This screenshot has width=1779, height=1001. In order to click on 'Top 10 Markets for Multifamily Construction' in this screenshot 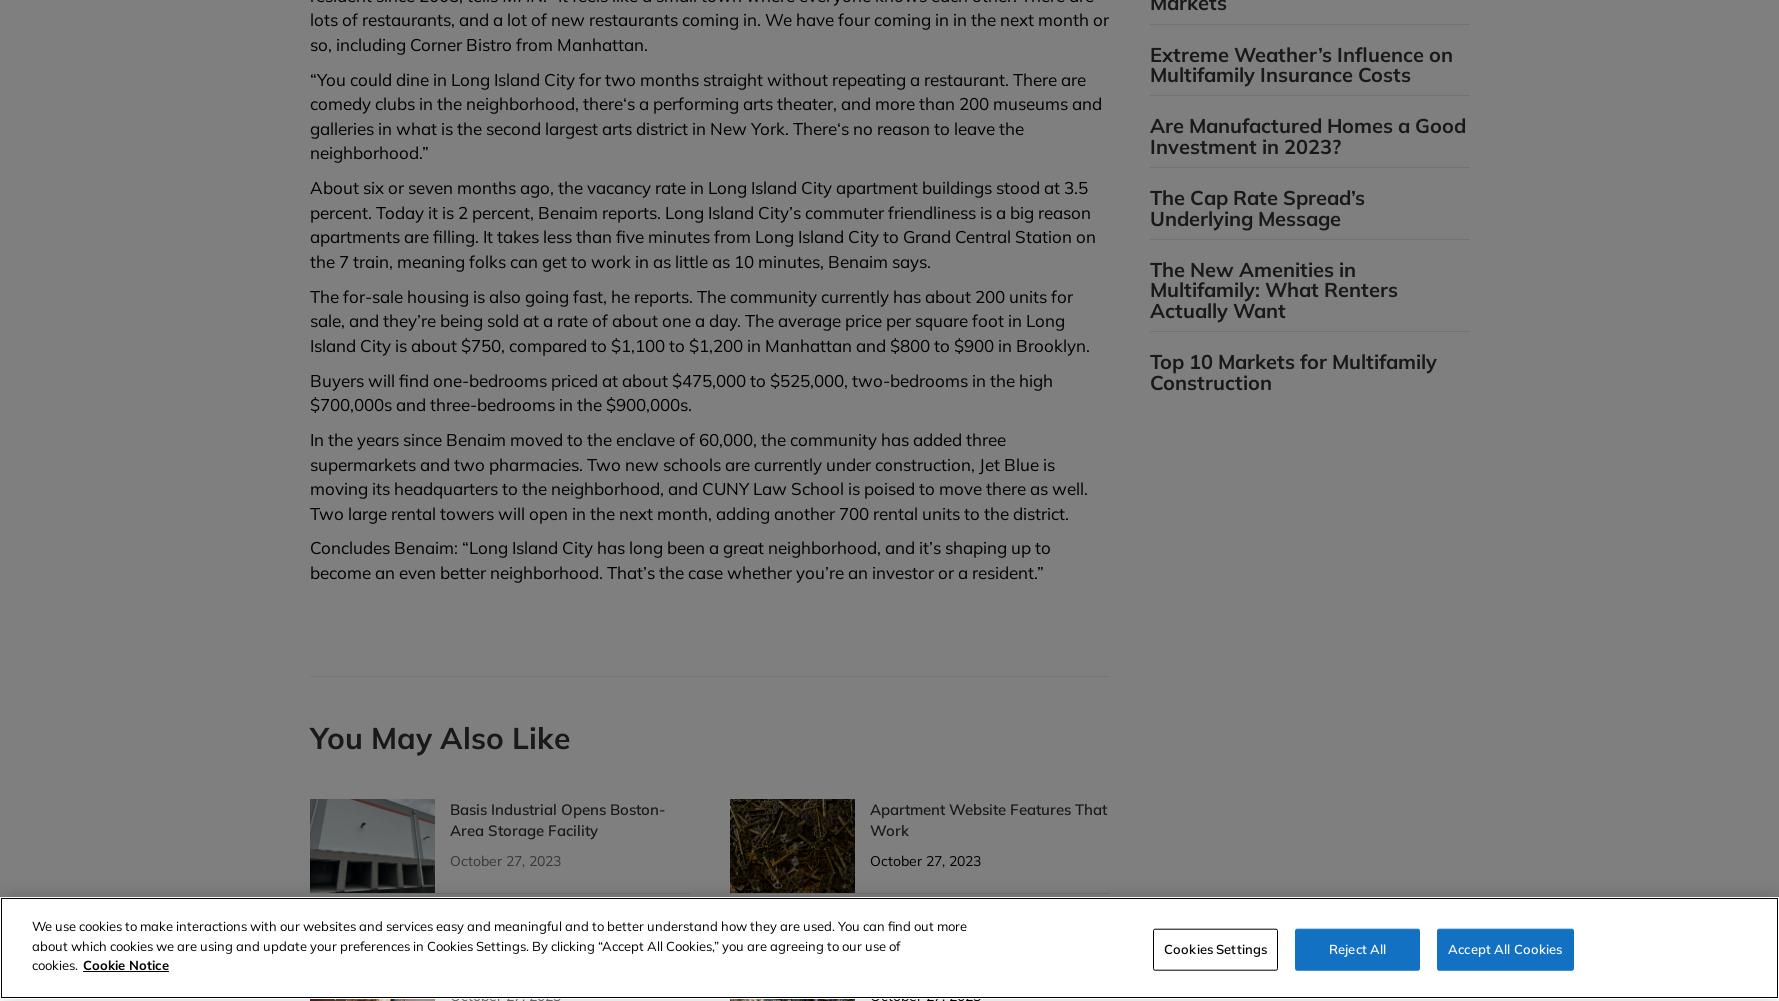, I will do `click(1292, 370)`.